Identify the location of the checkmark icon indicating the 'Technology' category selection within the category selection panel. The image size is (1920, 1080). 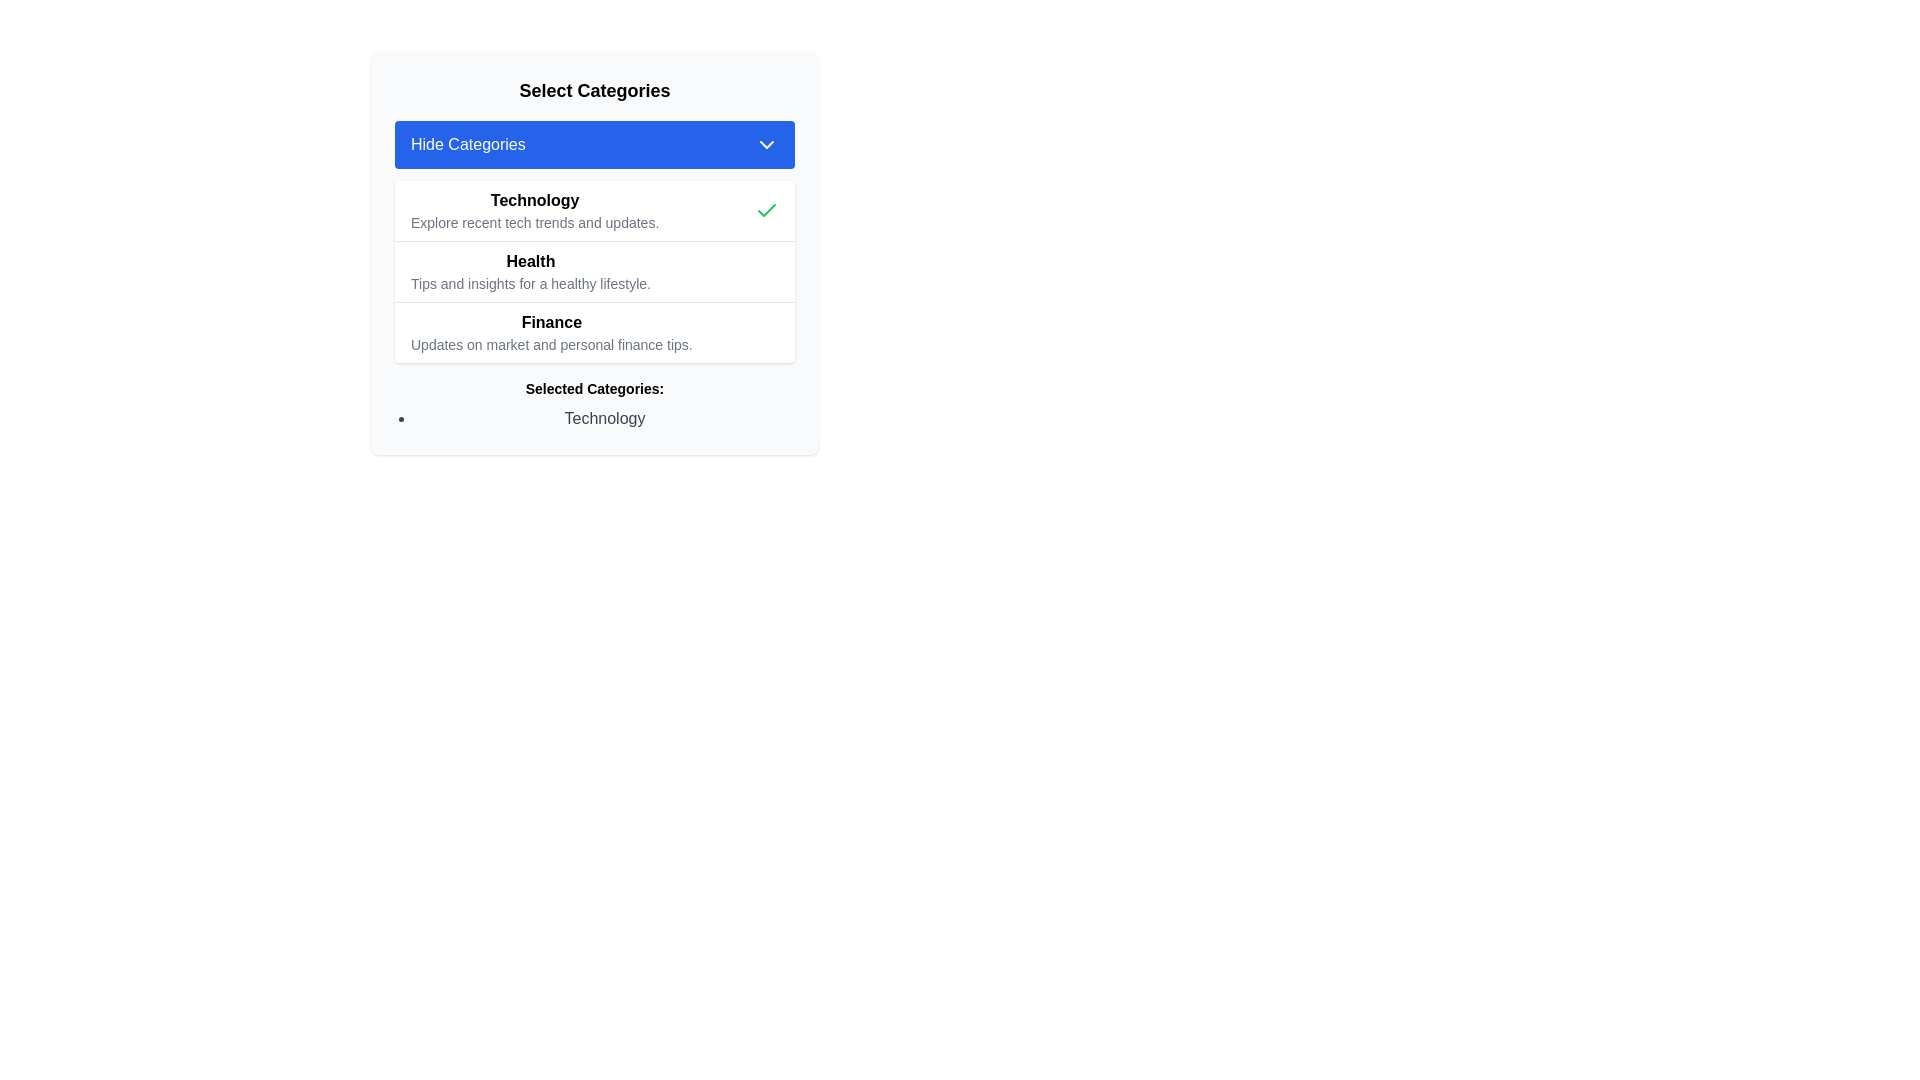
(766, 211).